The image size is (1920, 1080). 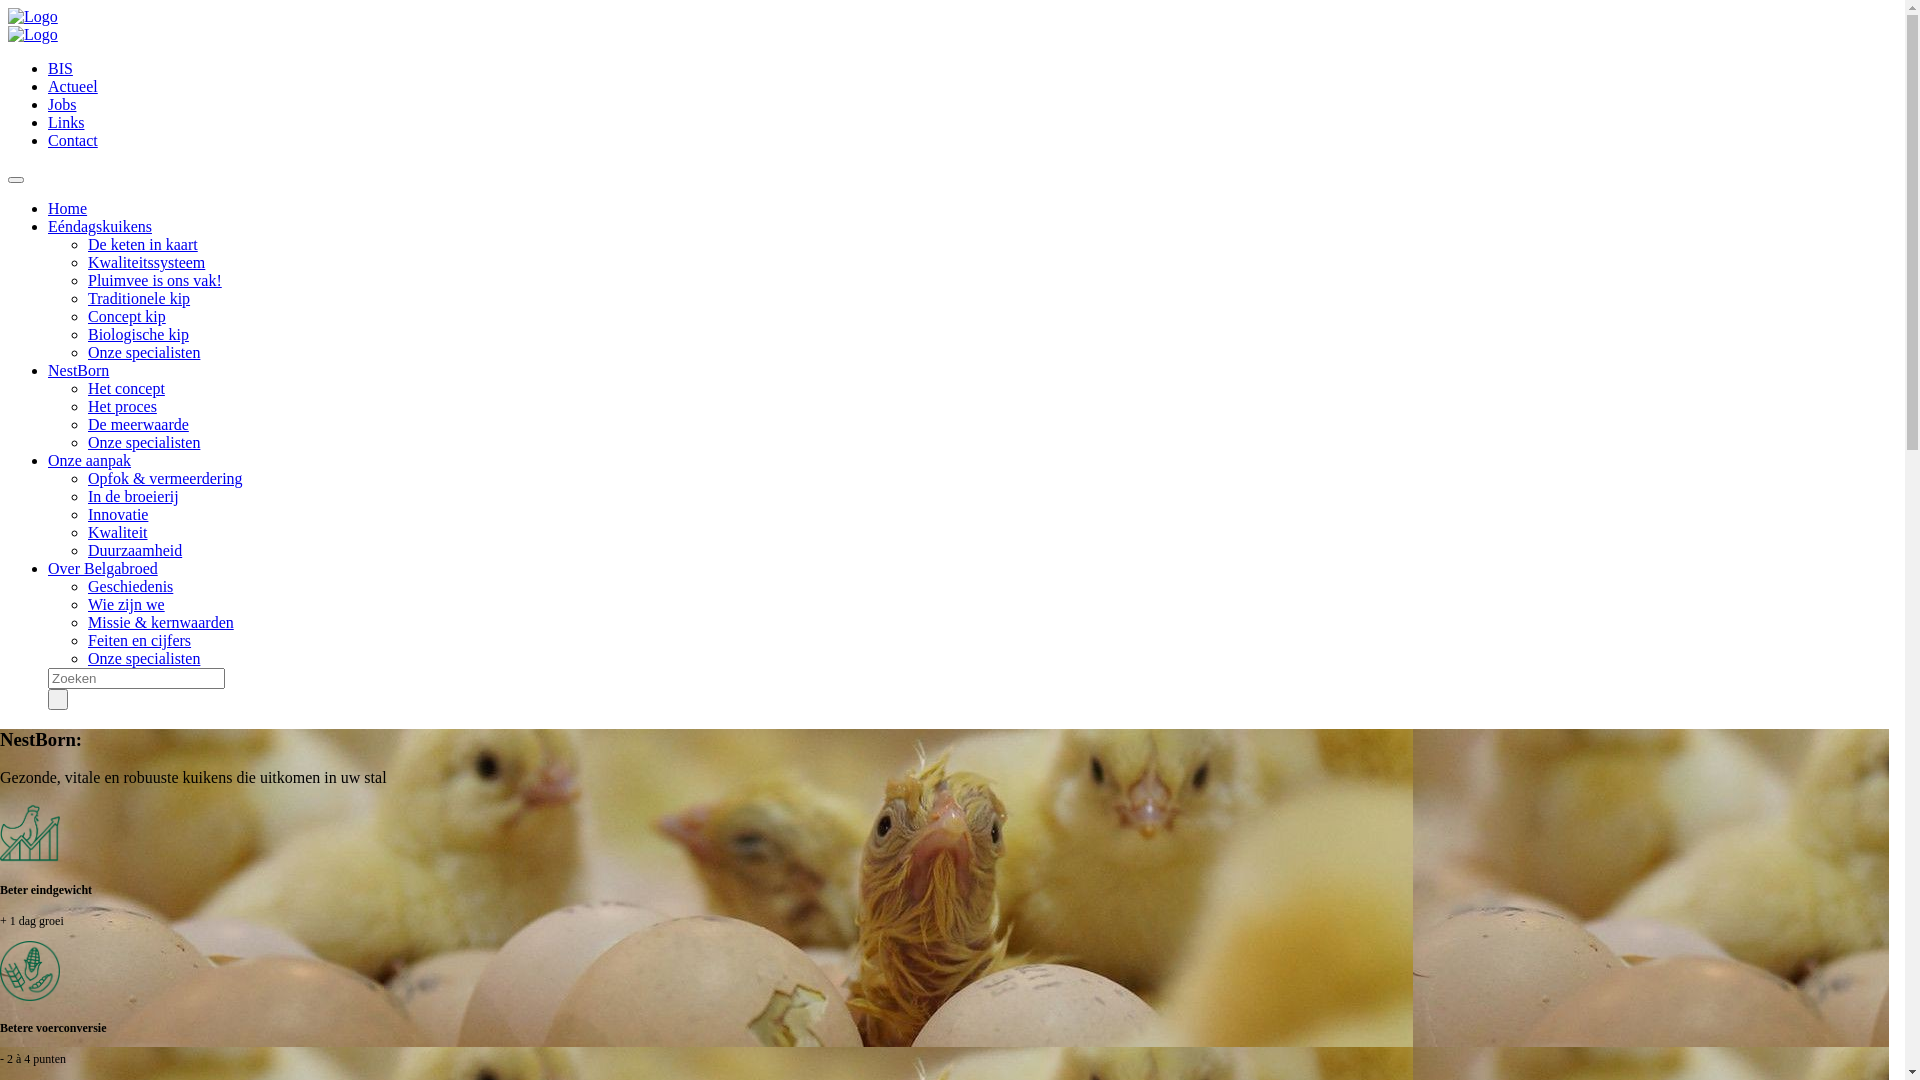 I want to click on 'De meerwaarde', so click(x=137, y=423).